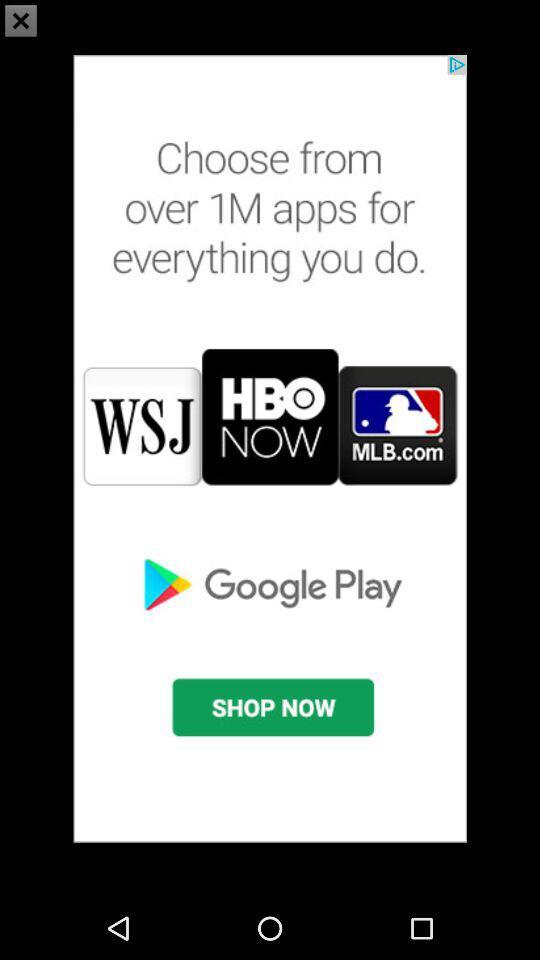 This screenshot has height=960, width=540. I want to click on the close icon, so click(20, 21).